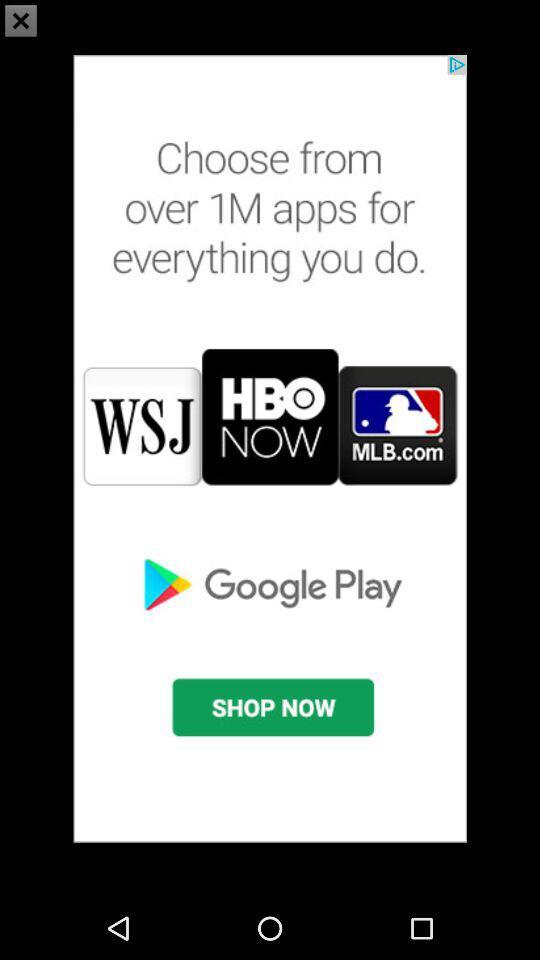 This screenshot has height=960, width=540. I want to click on the close icon, so click(20, 21).